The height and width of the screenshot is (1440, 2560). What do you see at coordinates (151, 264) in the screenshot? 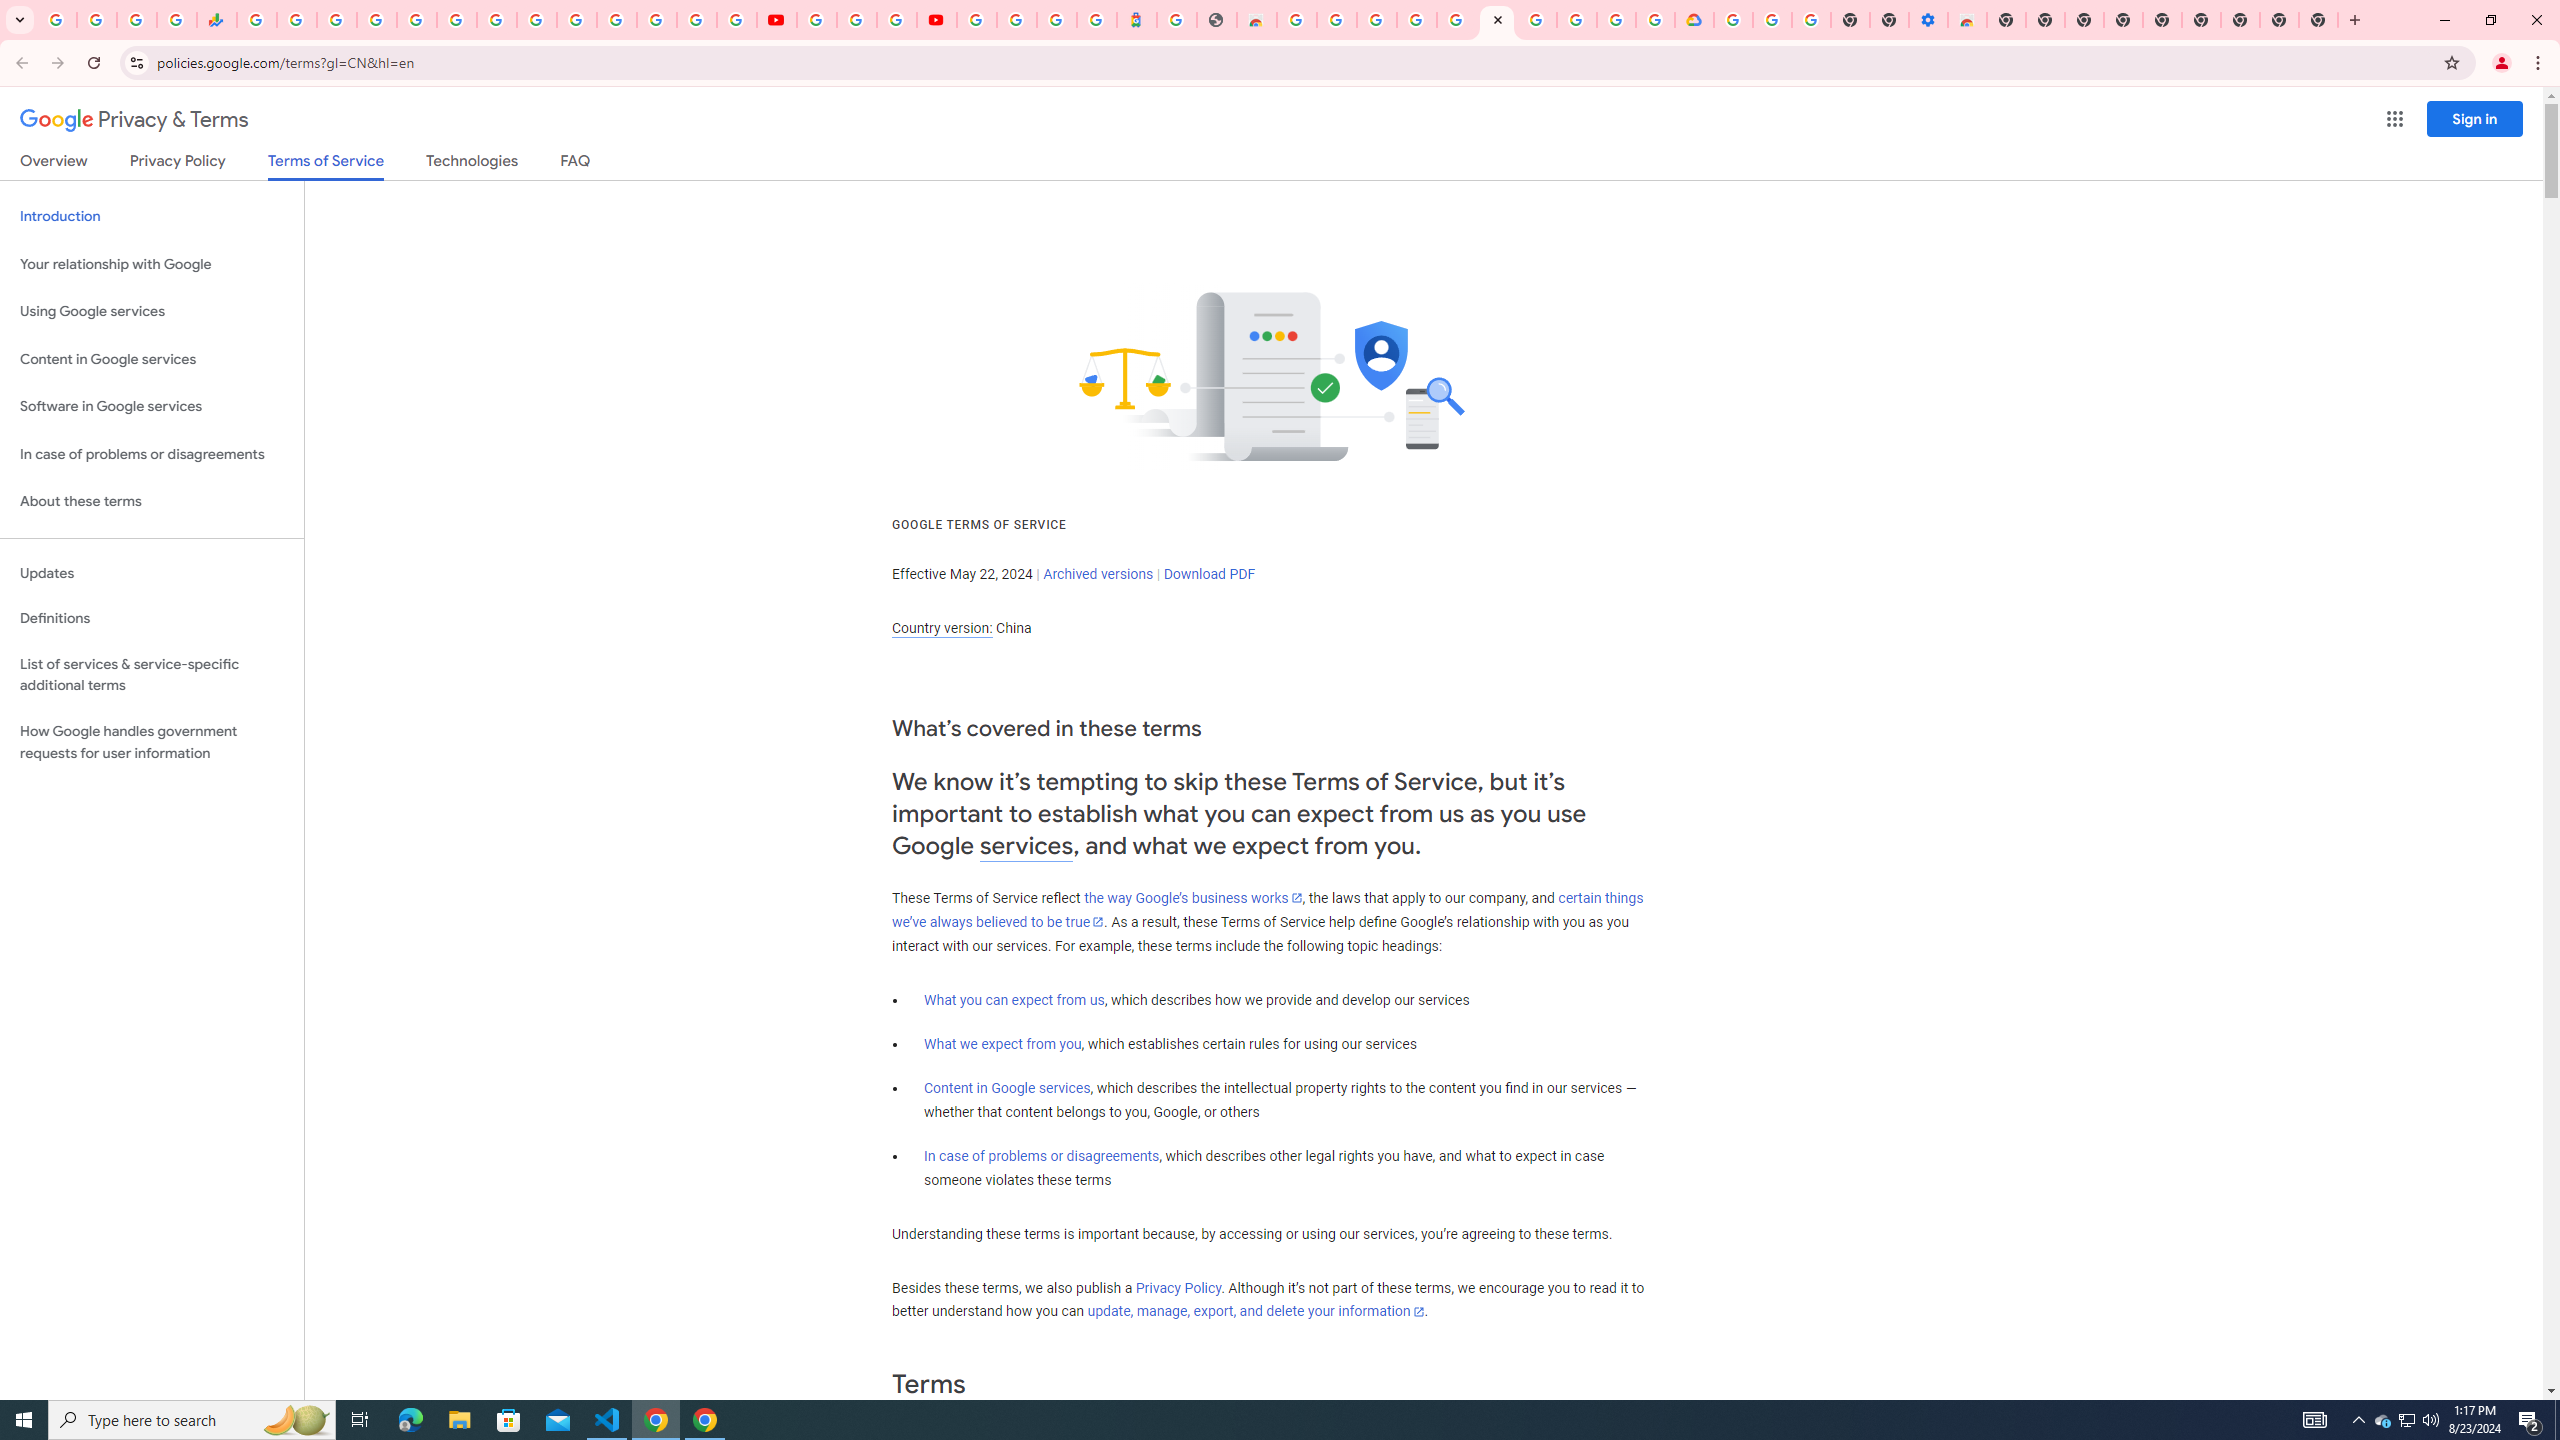
I see `'Your relationship with Google'` at bounding box center [151, 264].